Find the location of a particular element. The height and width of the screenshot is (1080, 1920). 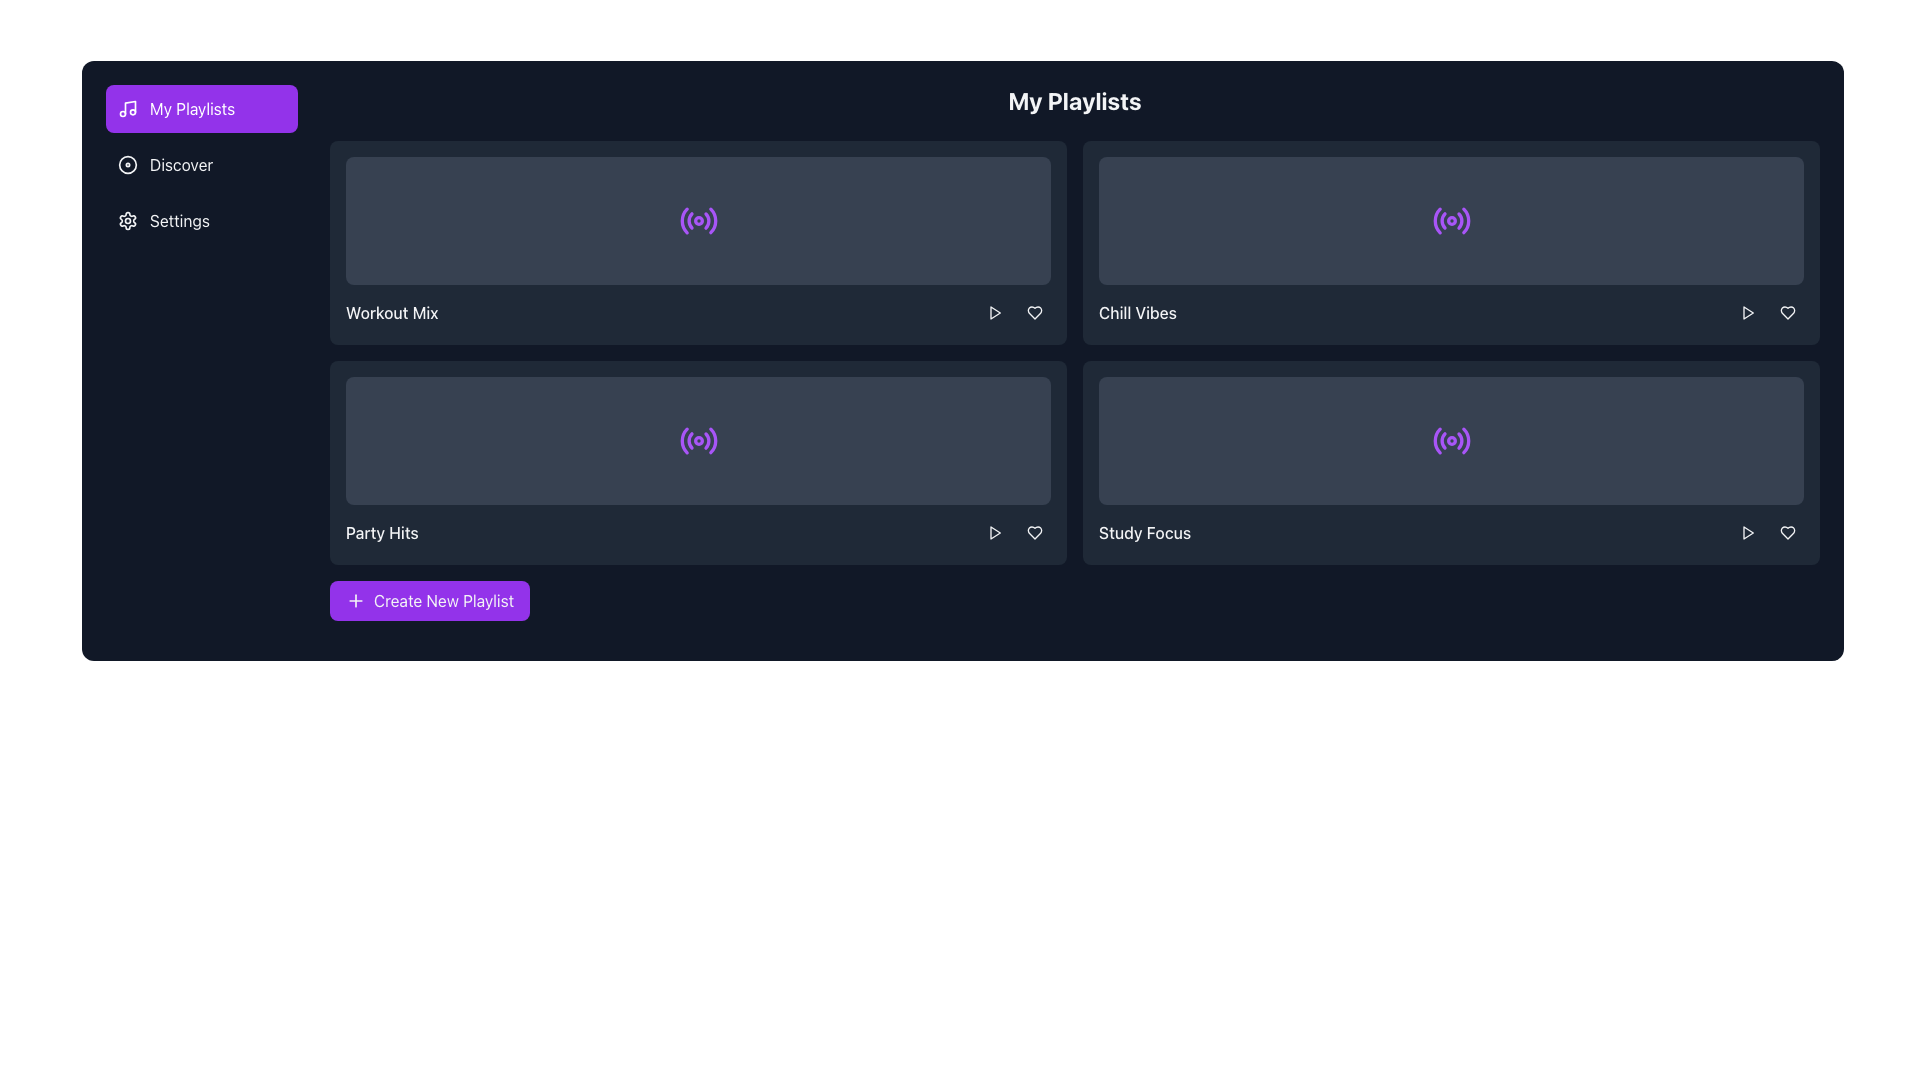

text from the label displaying 'Workout Mix', which is styled with medium font weight and is white-colored on a dark background, located in the first row and first column of the playlist interface is located at coordinates (392, 312).